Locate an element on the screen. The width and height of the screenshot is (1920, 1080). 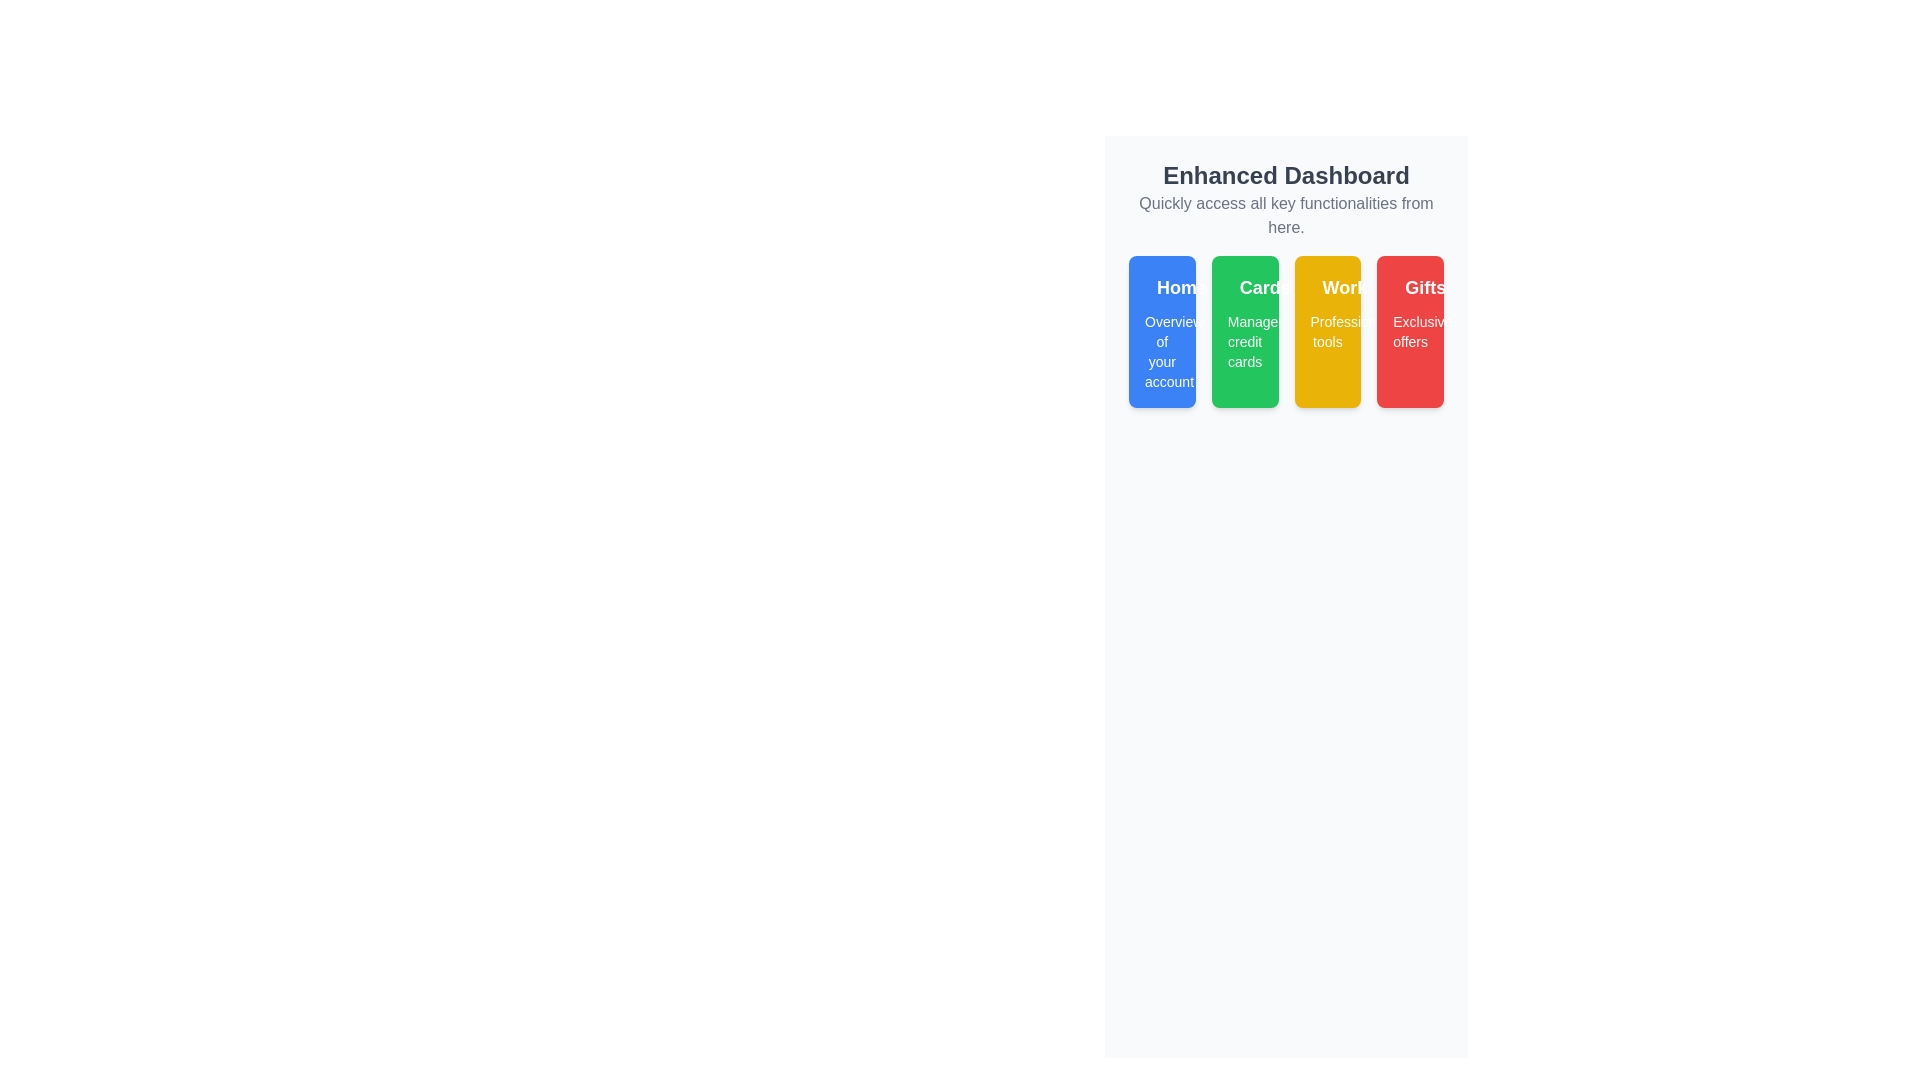
the 'Cards' label, which is a bold, white text label within the green button group under 'Enhanced Dashboard' is located at coordinates (1264, 288).